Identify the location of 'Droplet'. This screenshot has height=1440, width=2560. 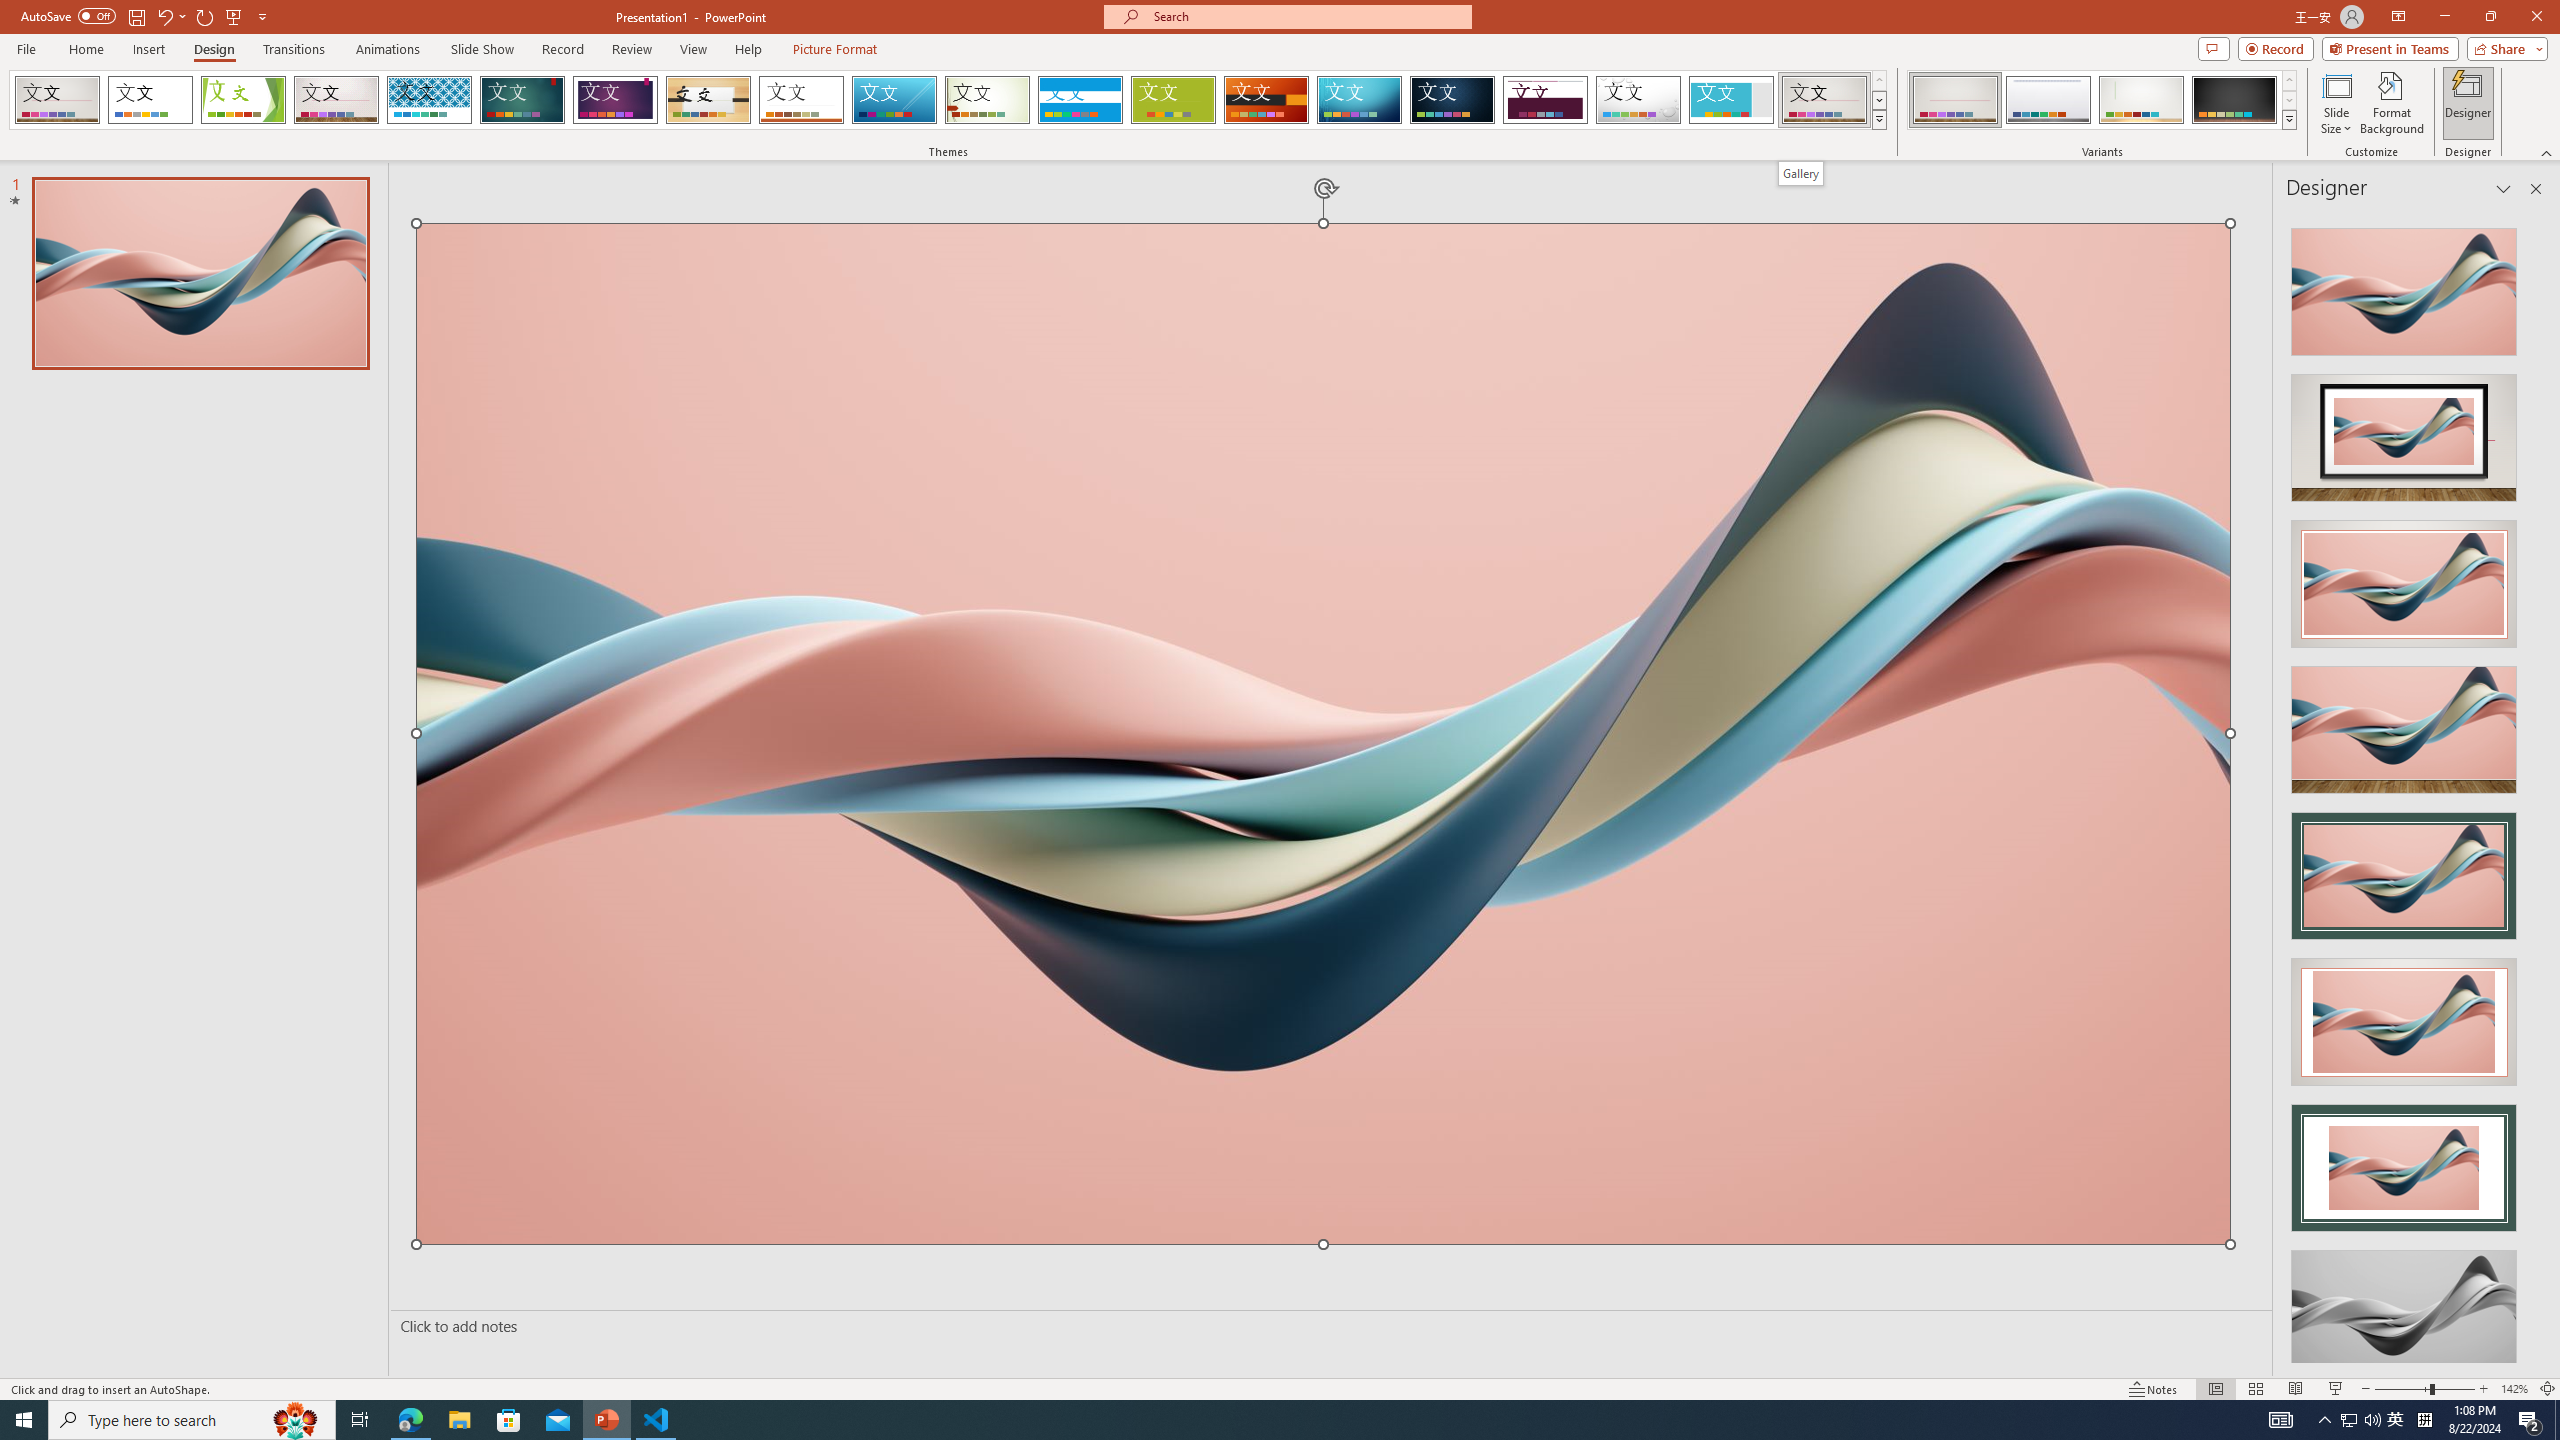
(1638, 99).